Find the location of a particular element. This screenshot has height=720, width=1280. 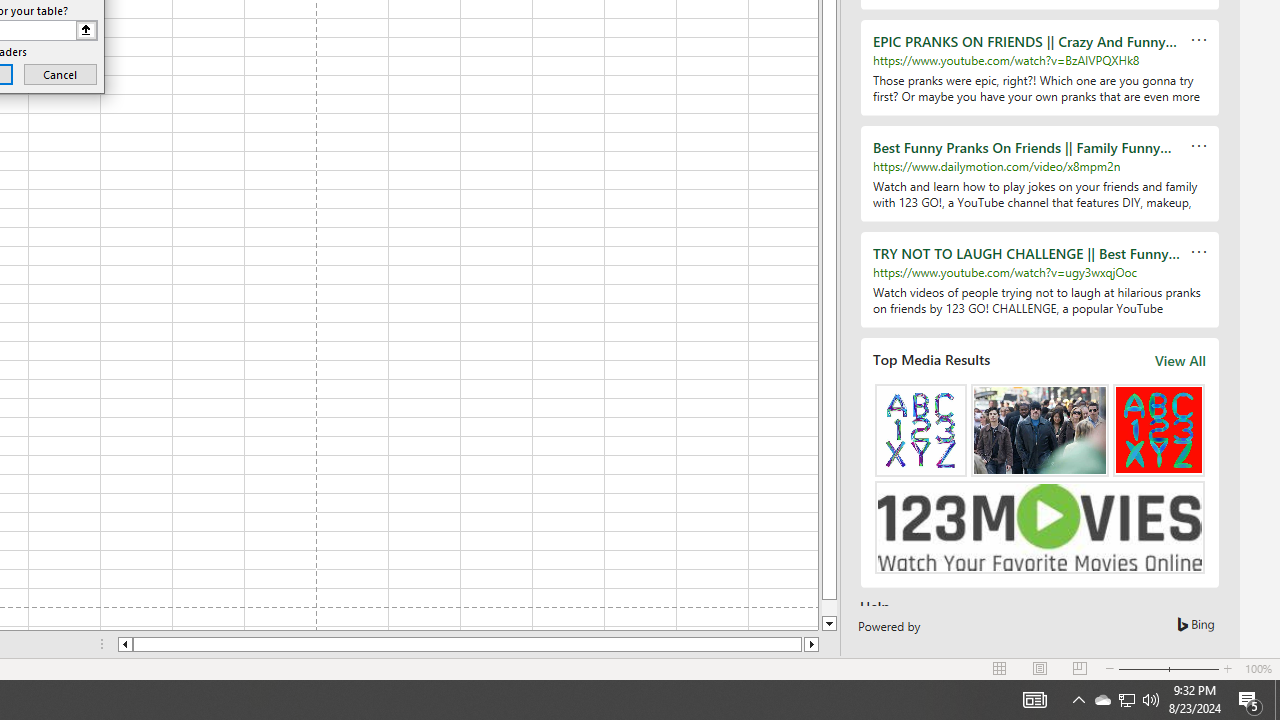

'Cancel' is located at coordinates (60, 73).